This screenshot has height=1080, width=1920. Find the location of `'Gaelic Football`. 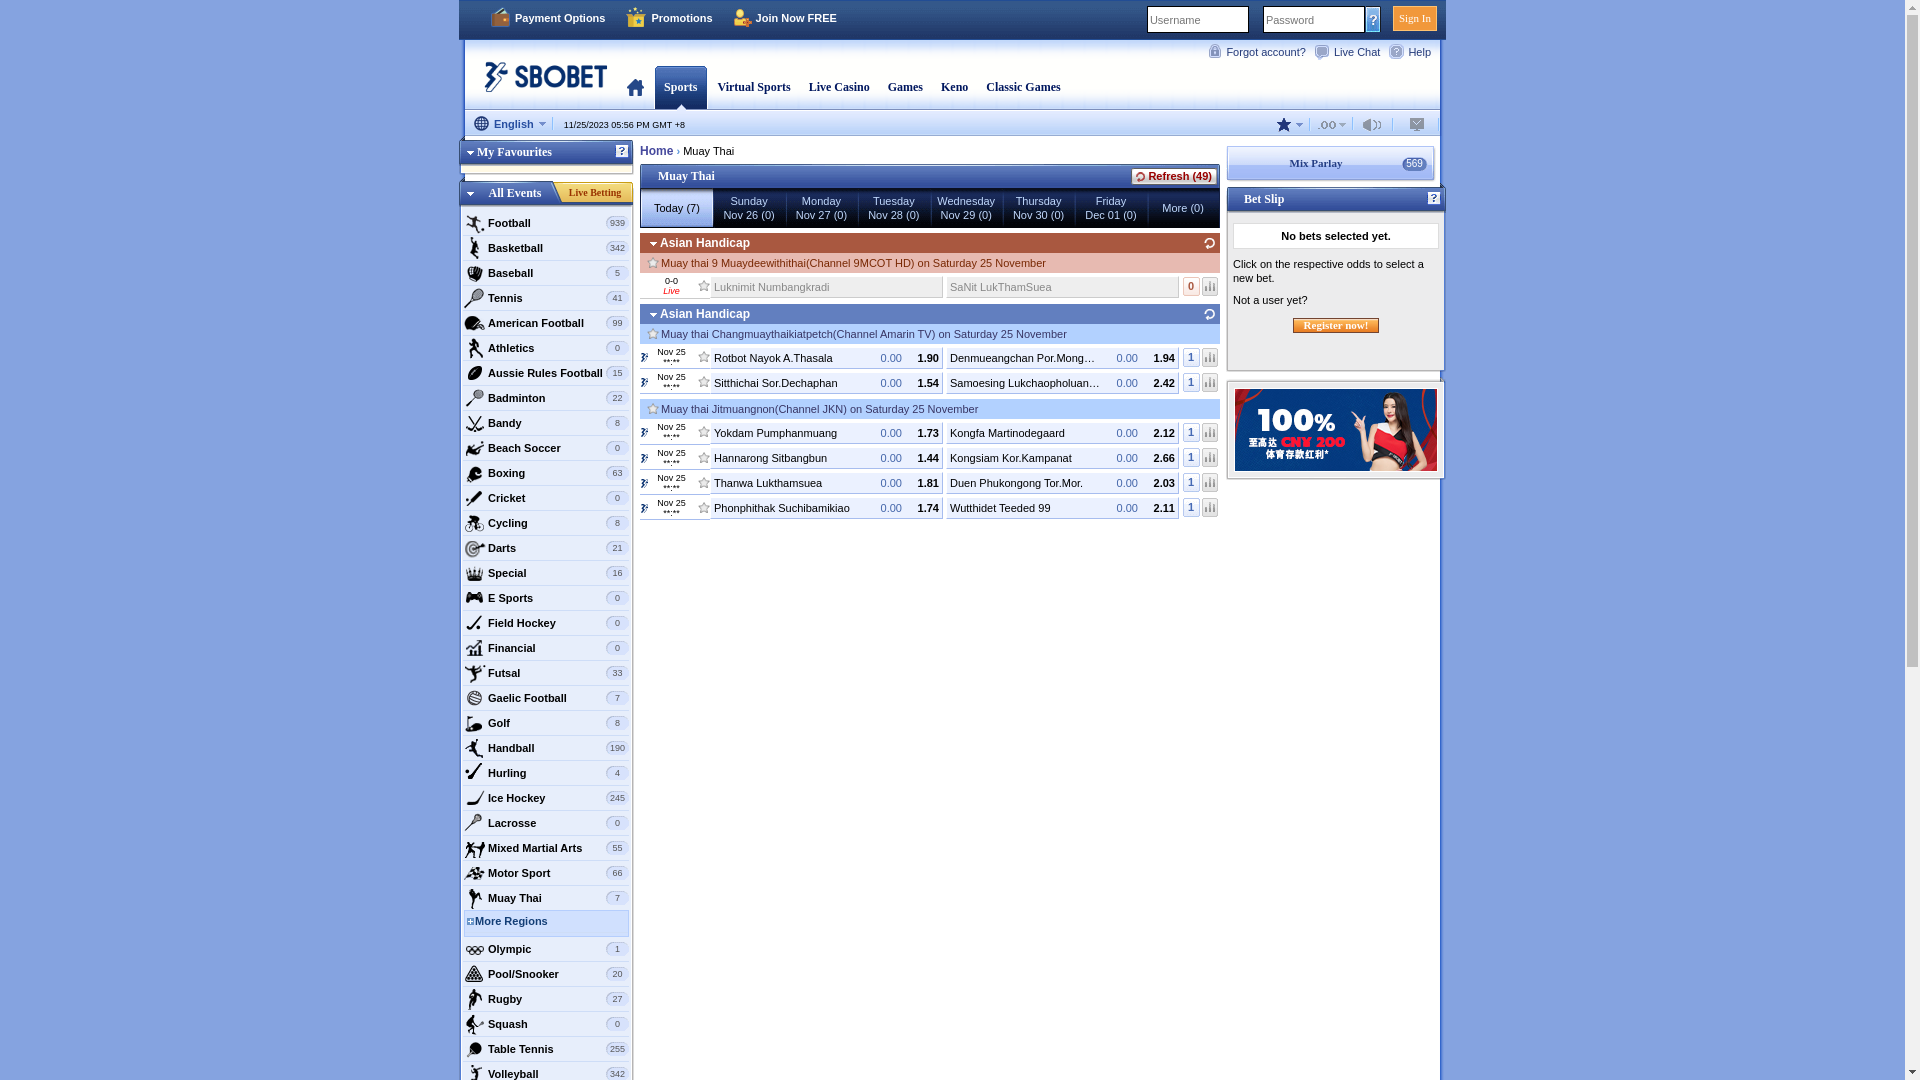

'Gaelic Football is located at coordinates (546, 697).